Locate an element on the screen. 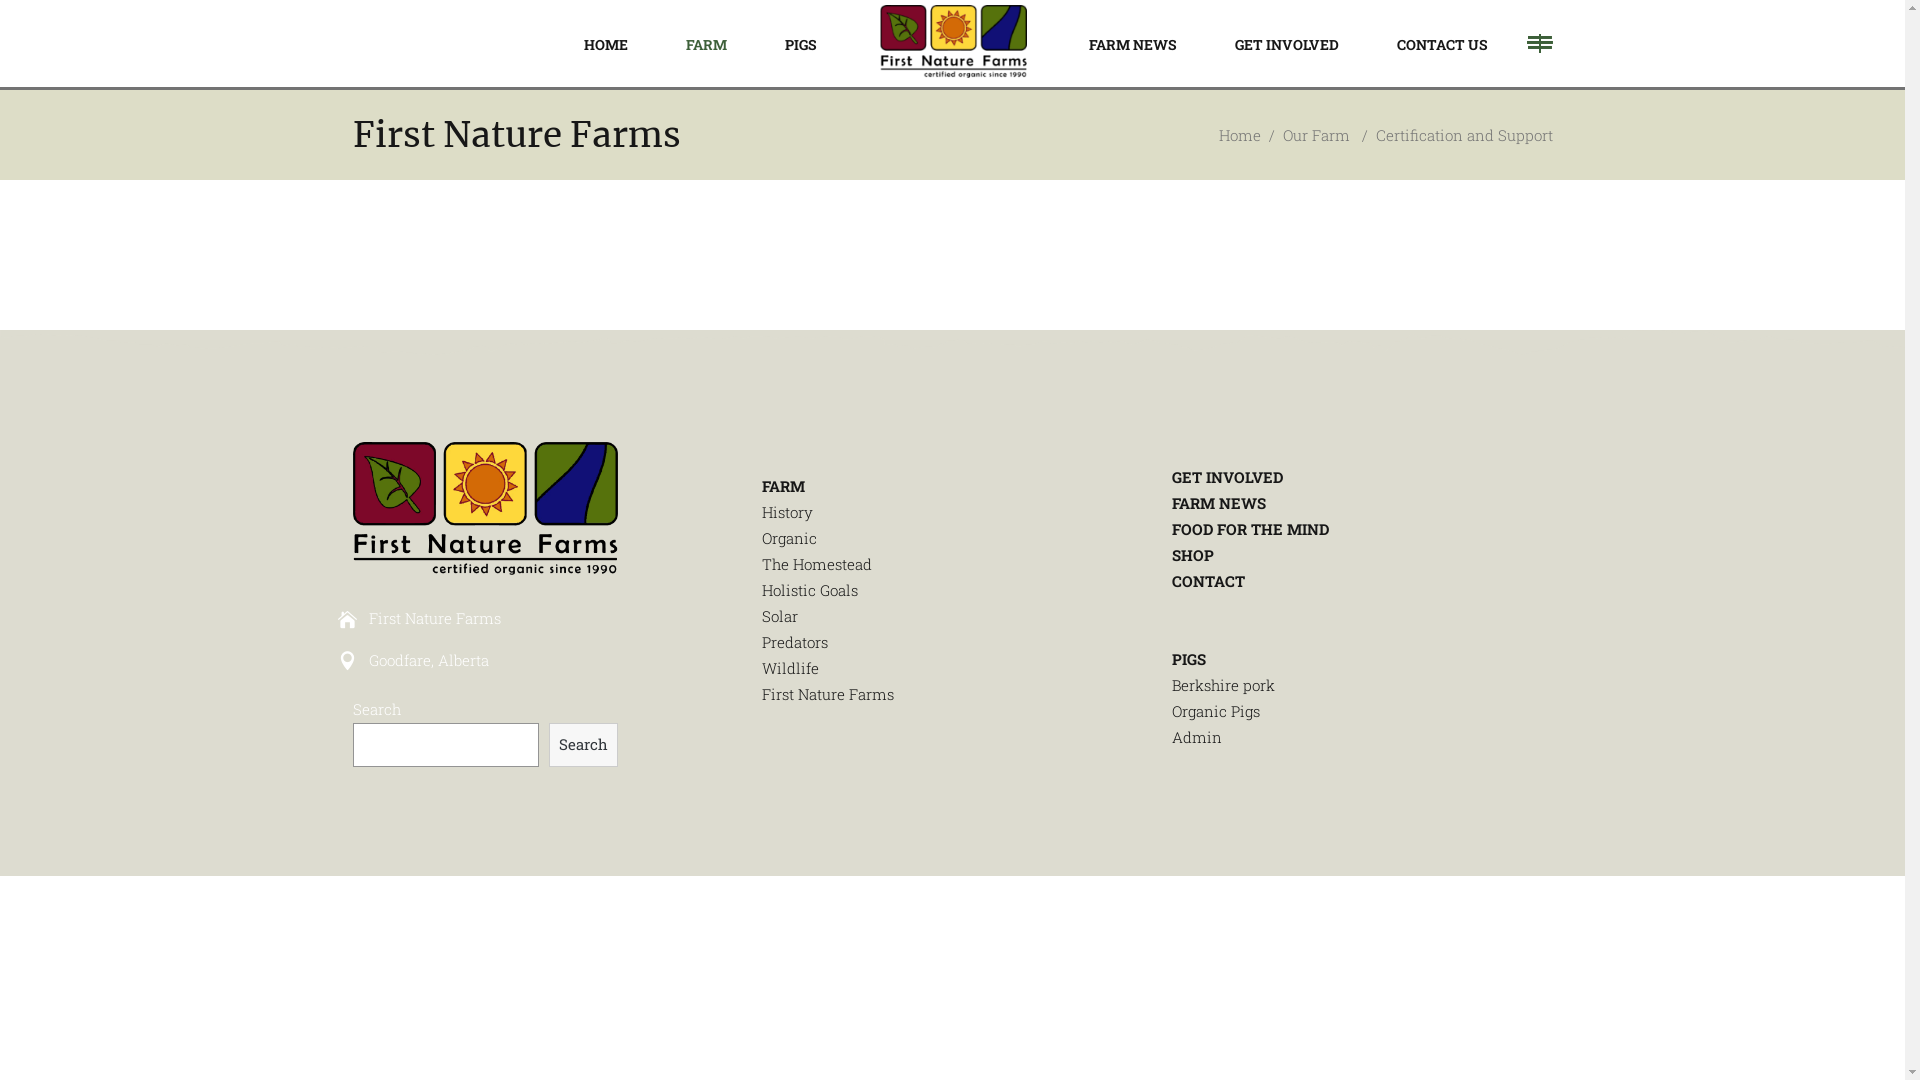  'CONTACT US' is located at coordinates (1442, 43).